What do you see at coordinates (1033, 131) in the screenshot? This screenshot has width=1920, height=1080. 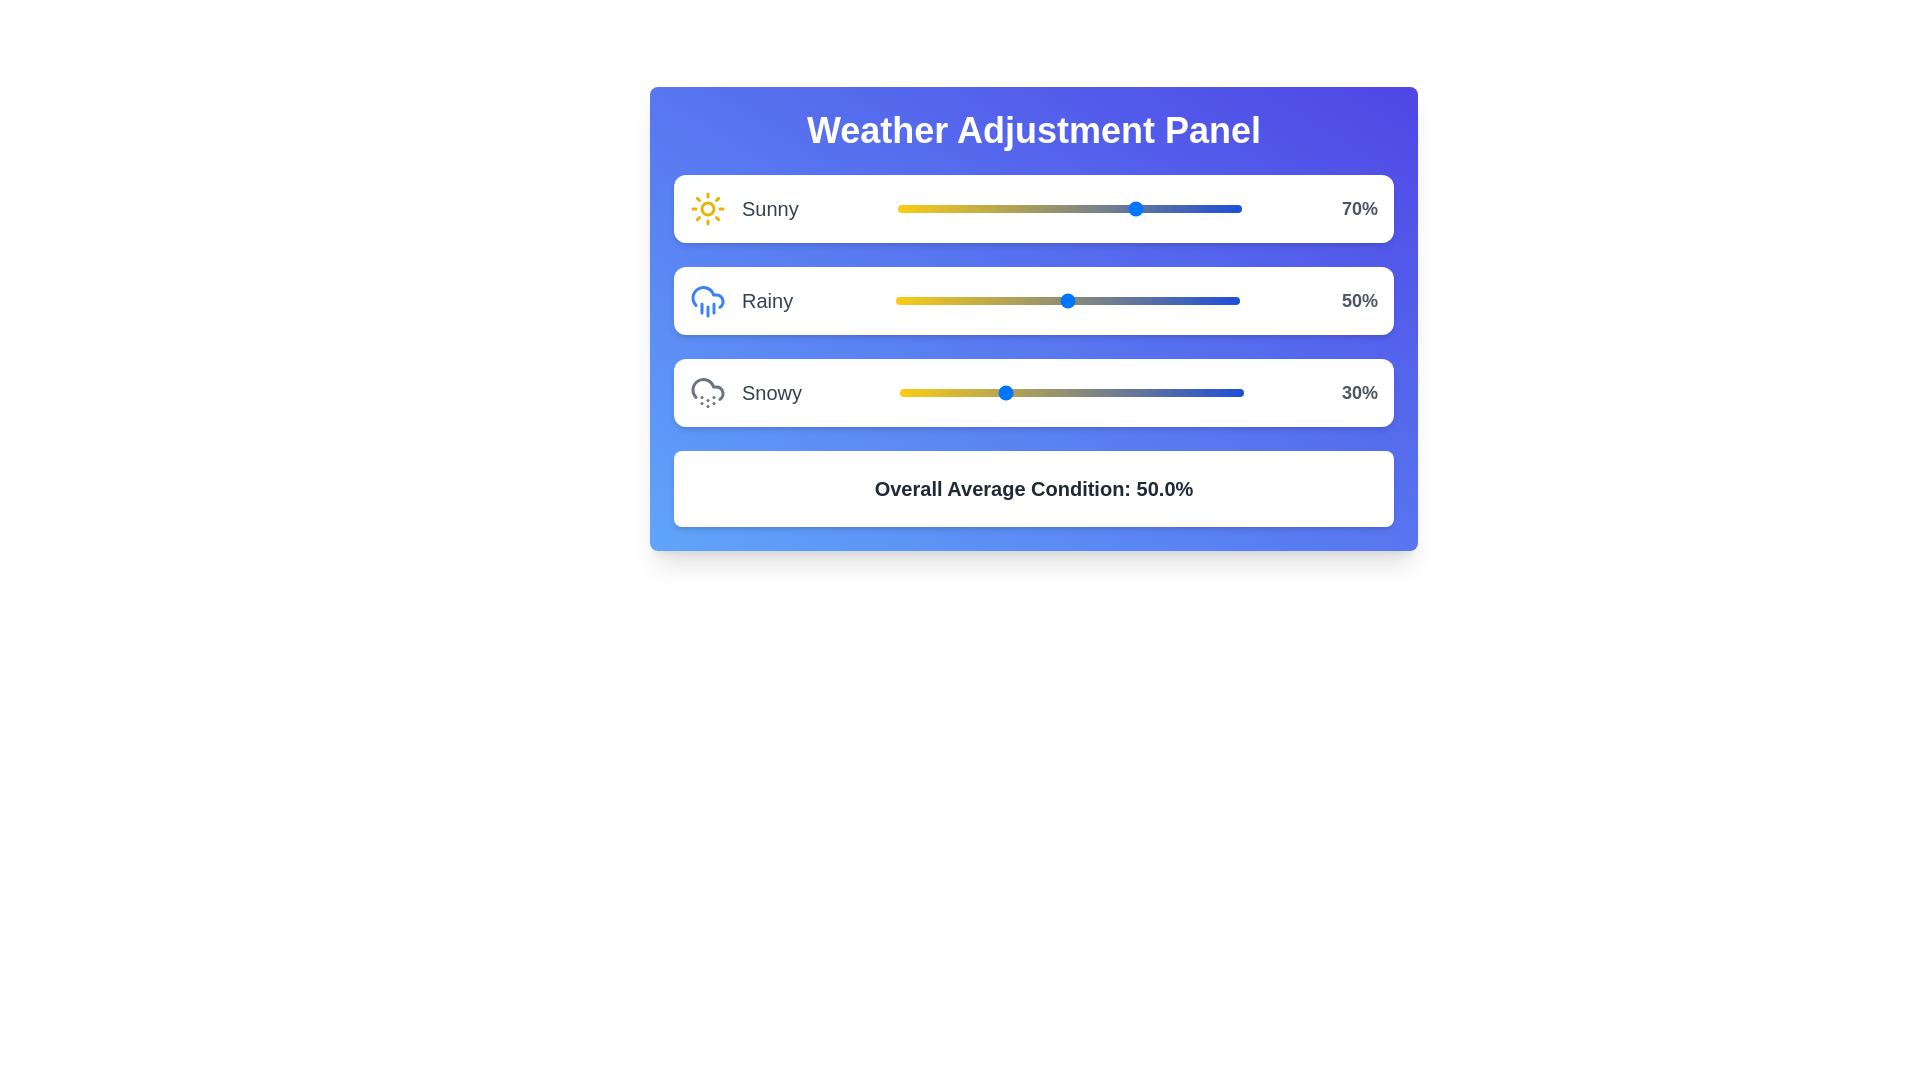 I see `the Header text that serves as the title for the weather adjustment panel, positioned at the top of a rounded card-like interface with a blue-gradient background` at bounding box center [1033, 131].